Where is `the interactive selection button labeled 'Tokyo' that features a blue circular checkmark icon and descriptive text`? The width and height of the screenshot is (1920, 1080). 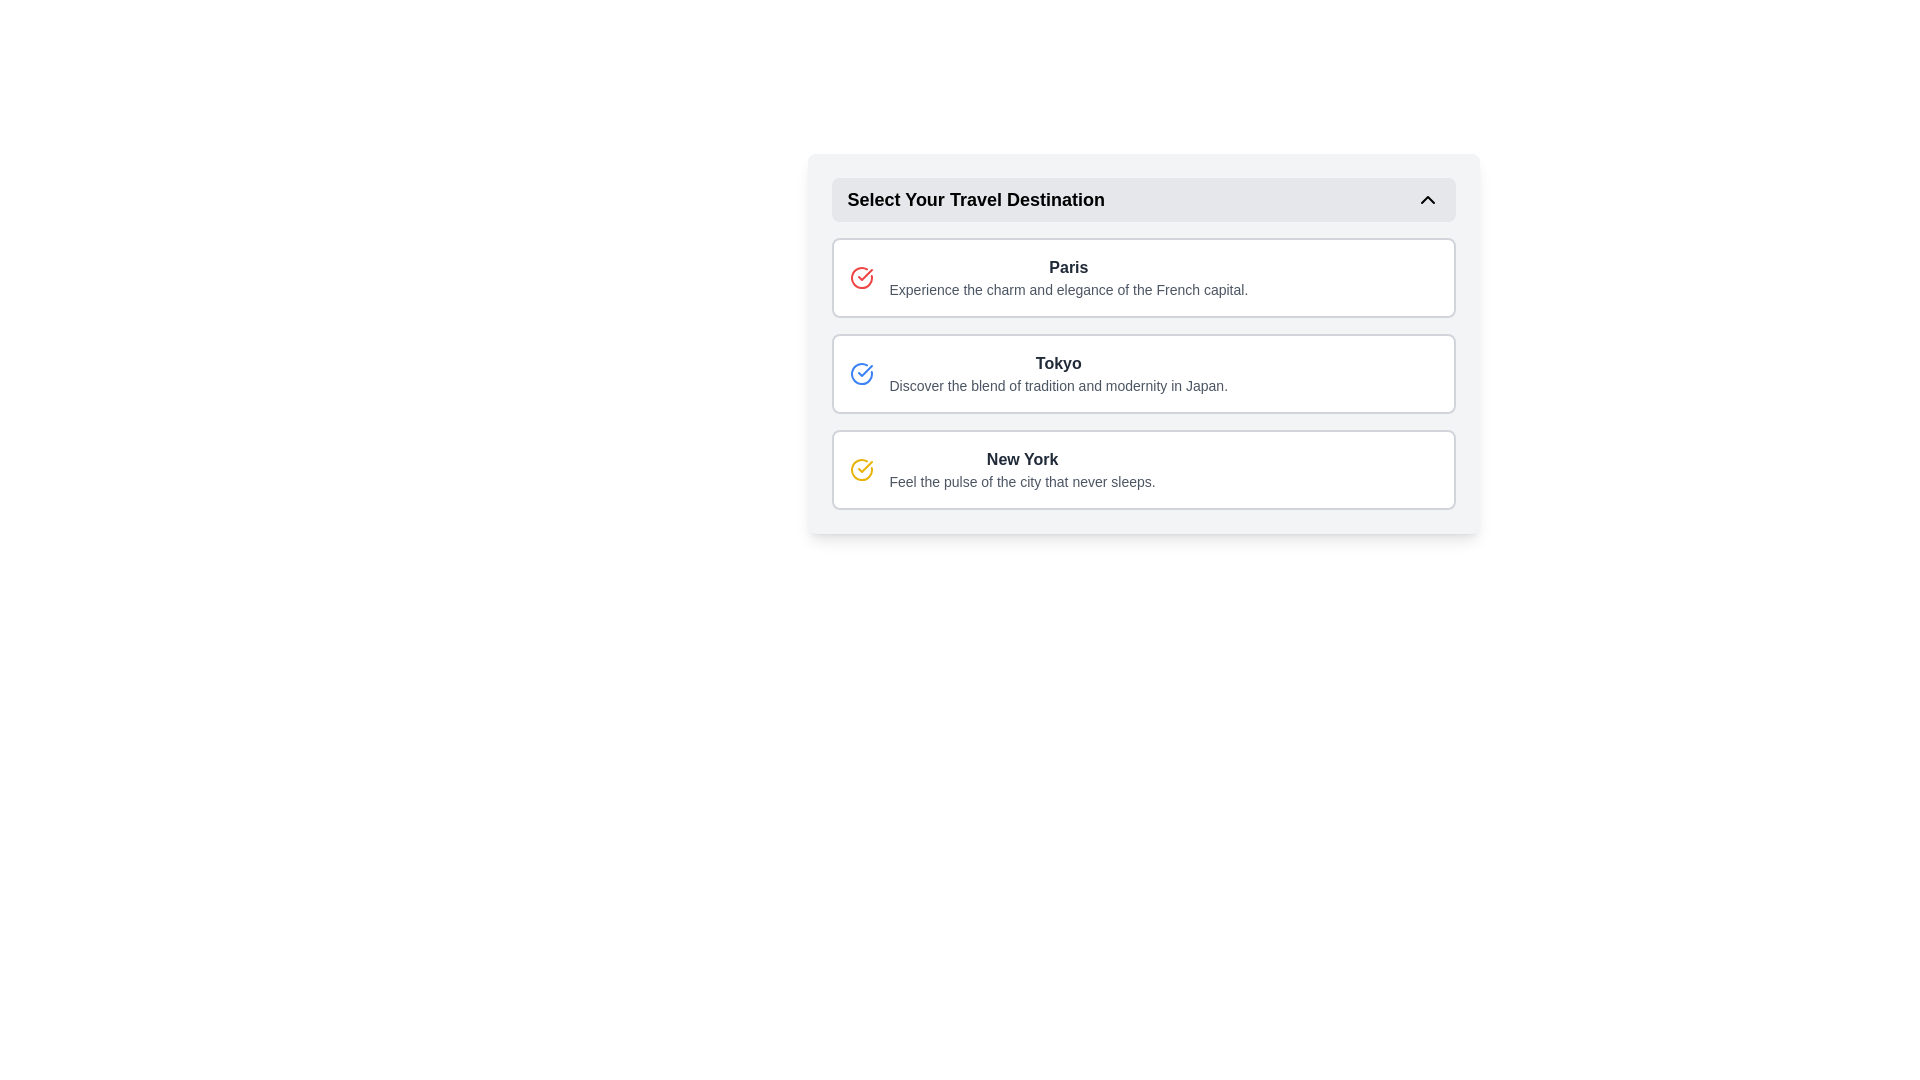
the interactive selection button labeled 'Tokyo' that features a blue circular checkmark icon and descriptive text is located at coordinates (1143, 342).